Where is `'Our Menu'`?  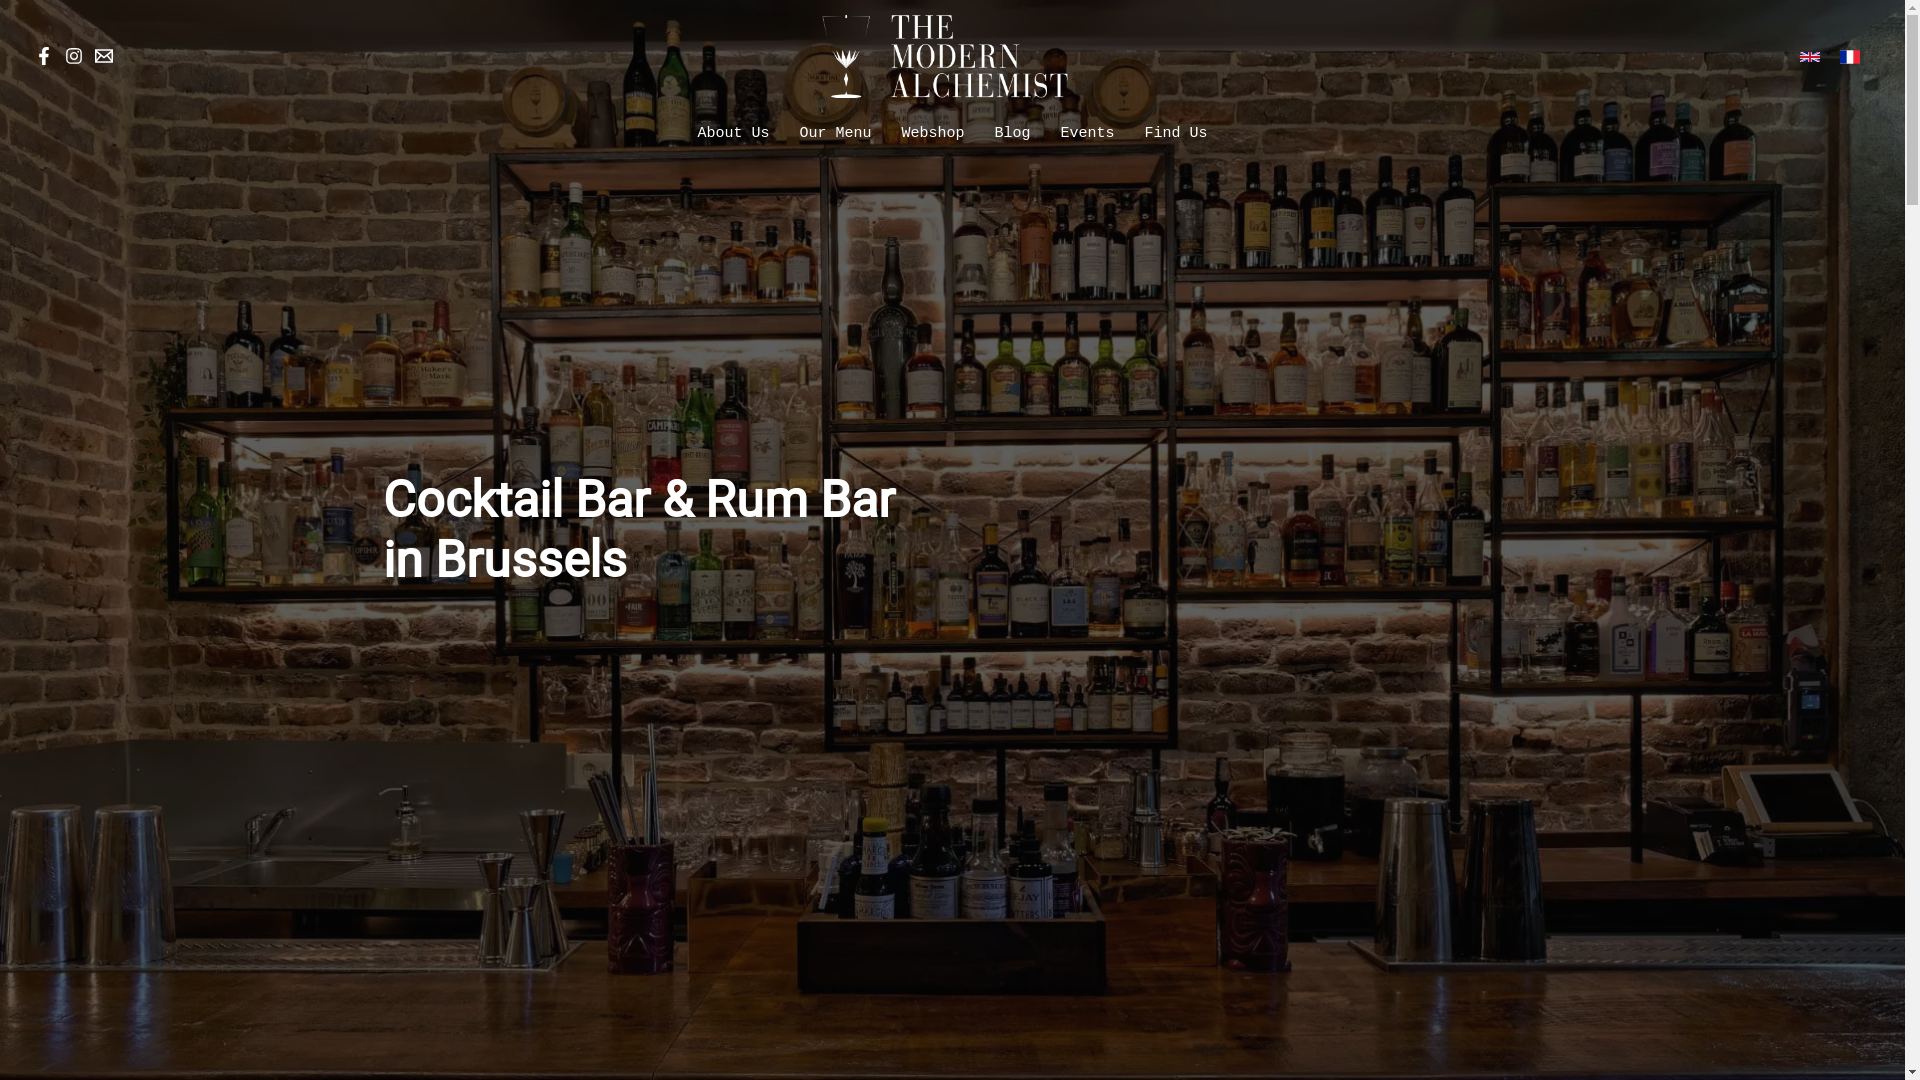
'Our Menu' is located at coordinates (835, 133).